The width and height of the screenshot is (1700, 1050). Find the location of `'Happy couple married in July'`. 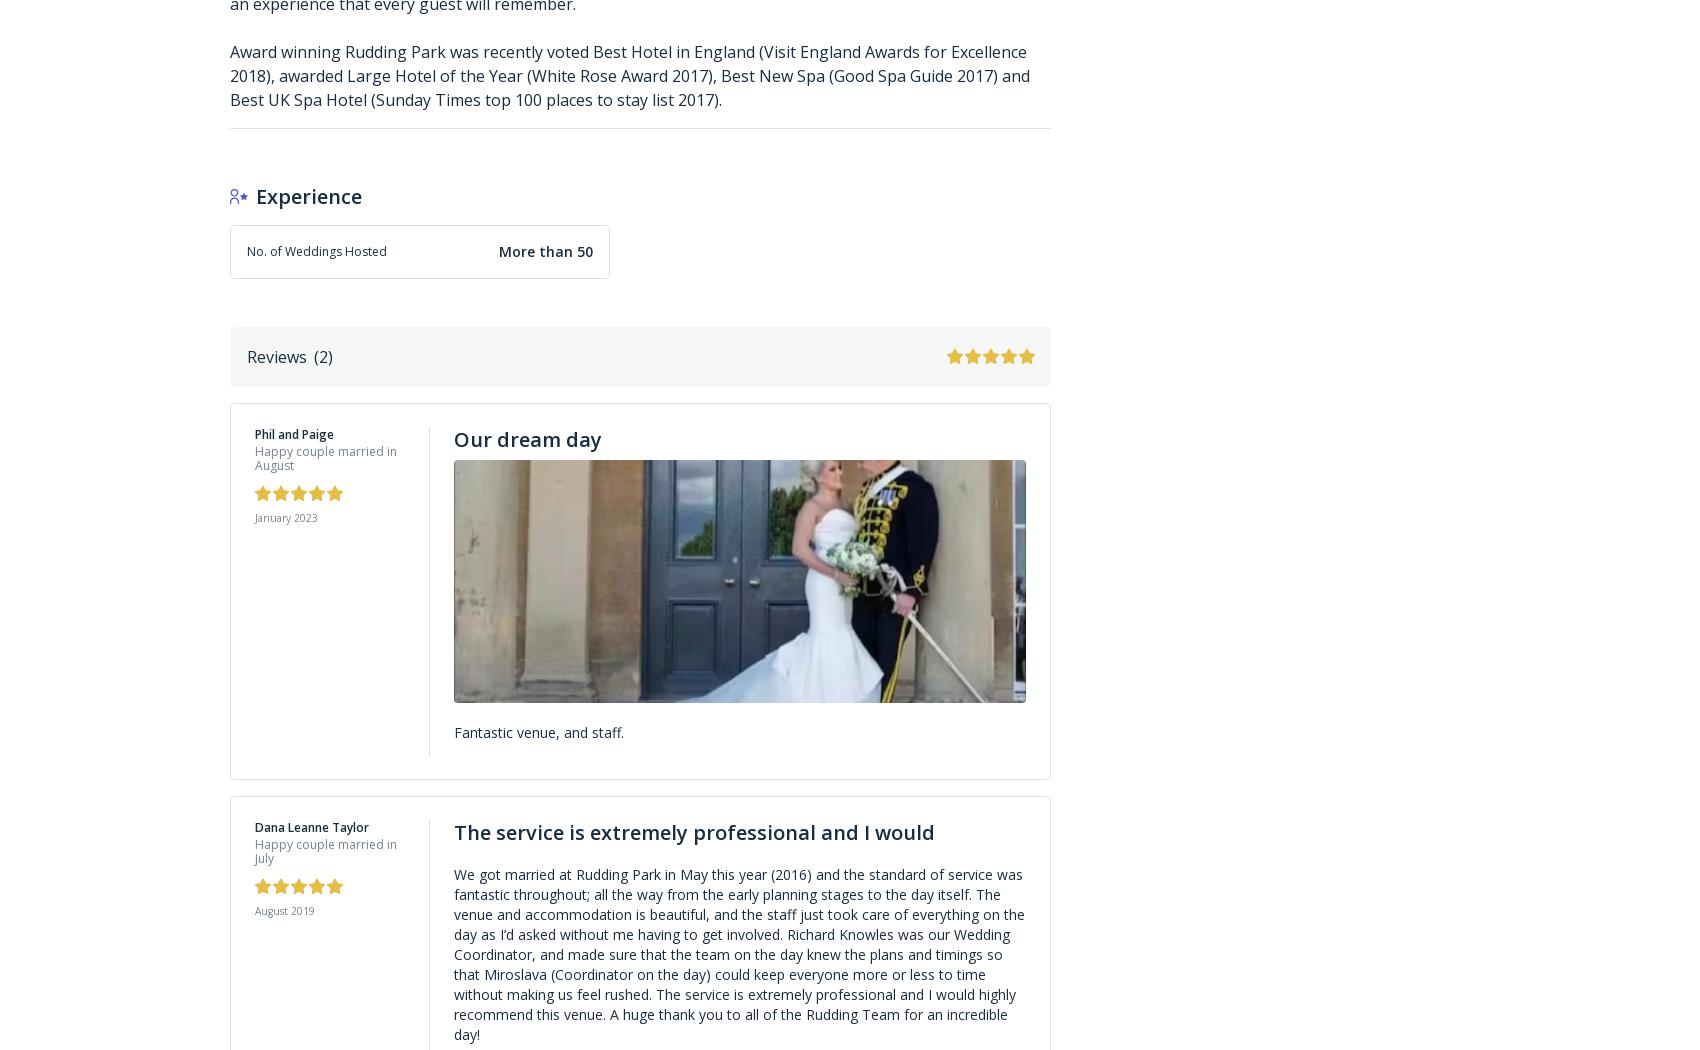

'Happy couple married in July' is located at coordinates (255, 850).